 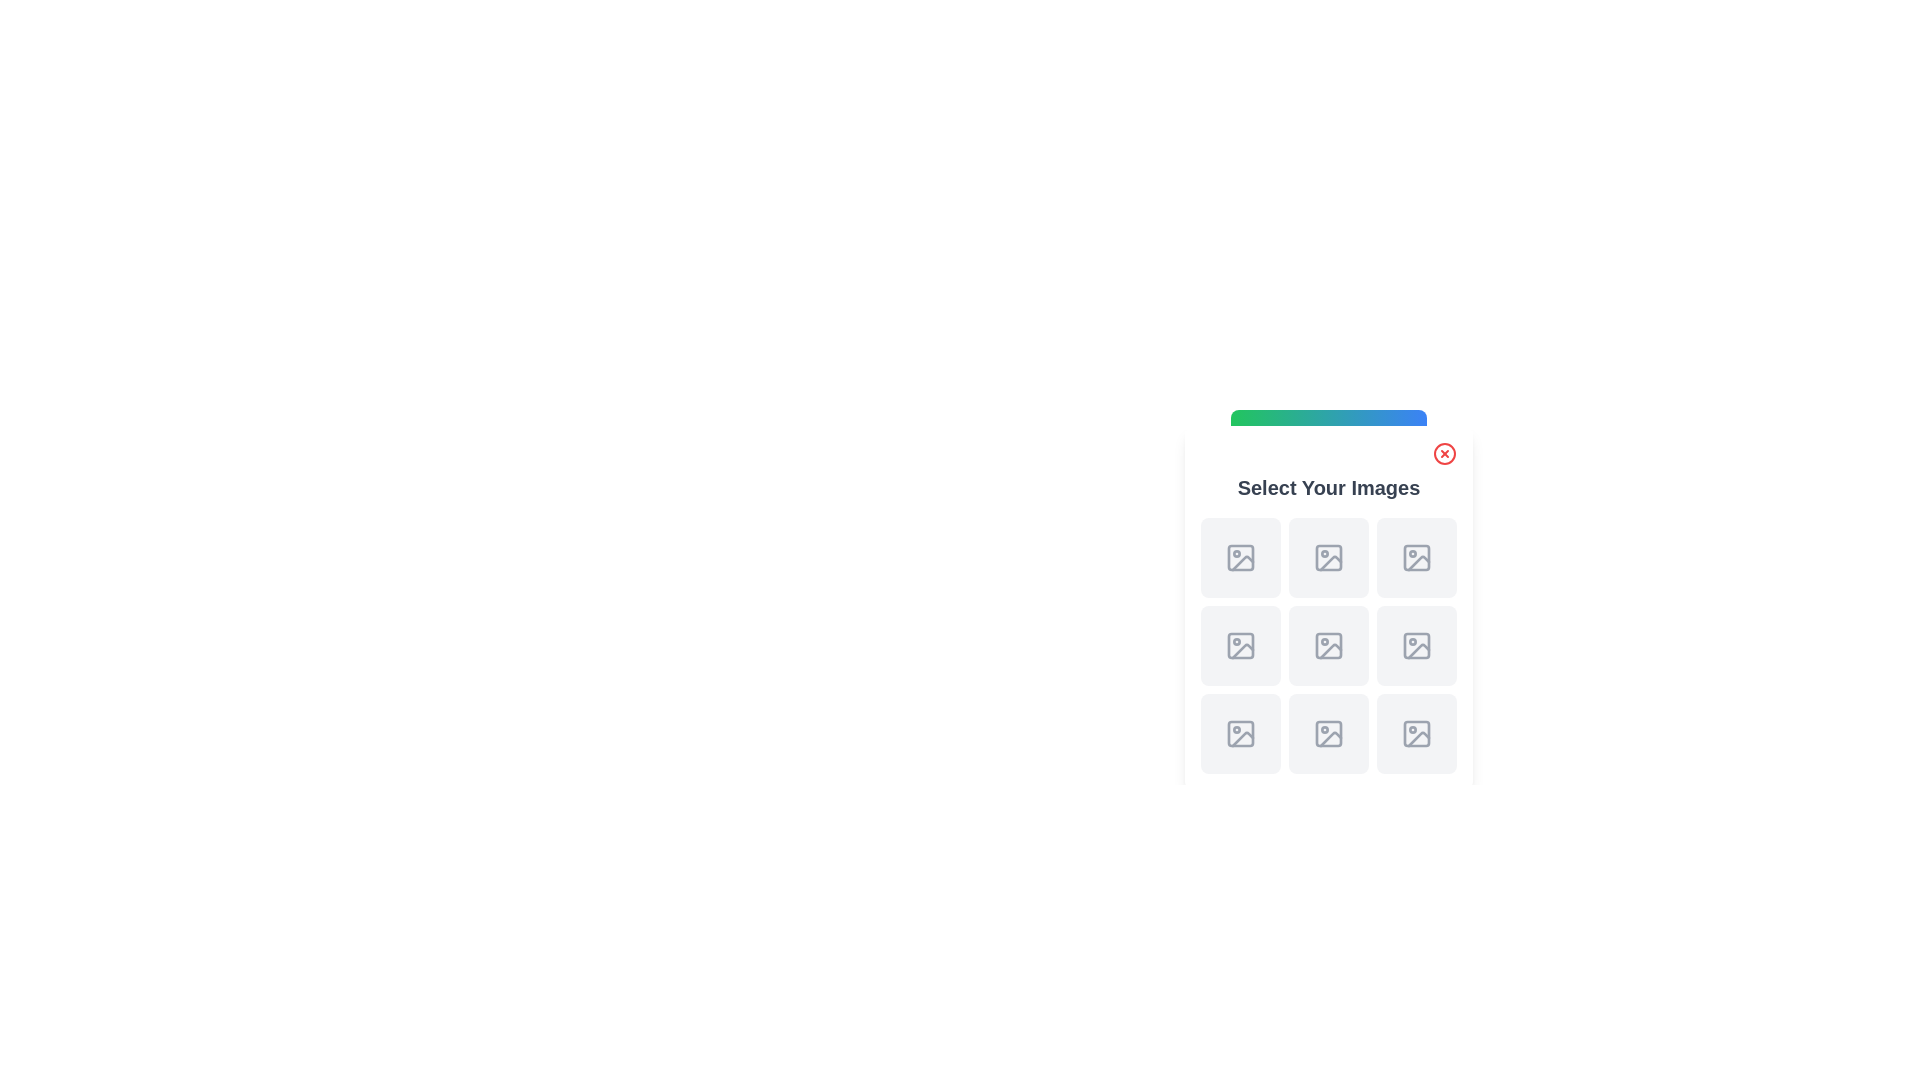 I want to click on the image or gallery-related icon located in the top-left corner of the green-to-blue gradient header bar, so click(x=1266, y=434).